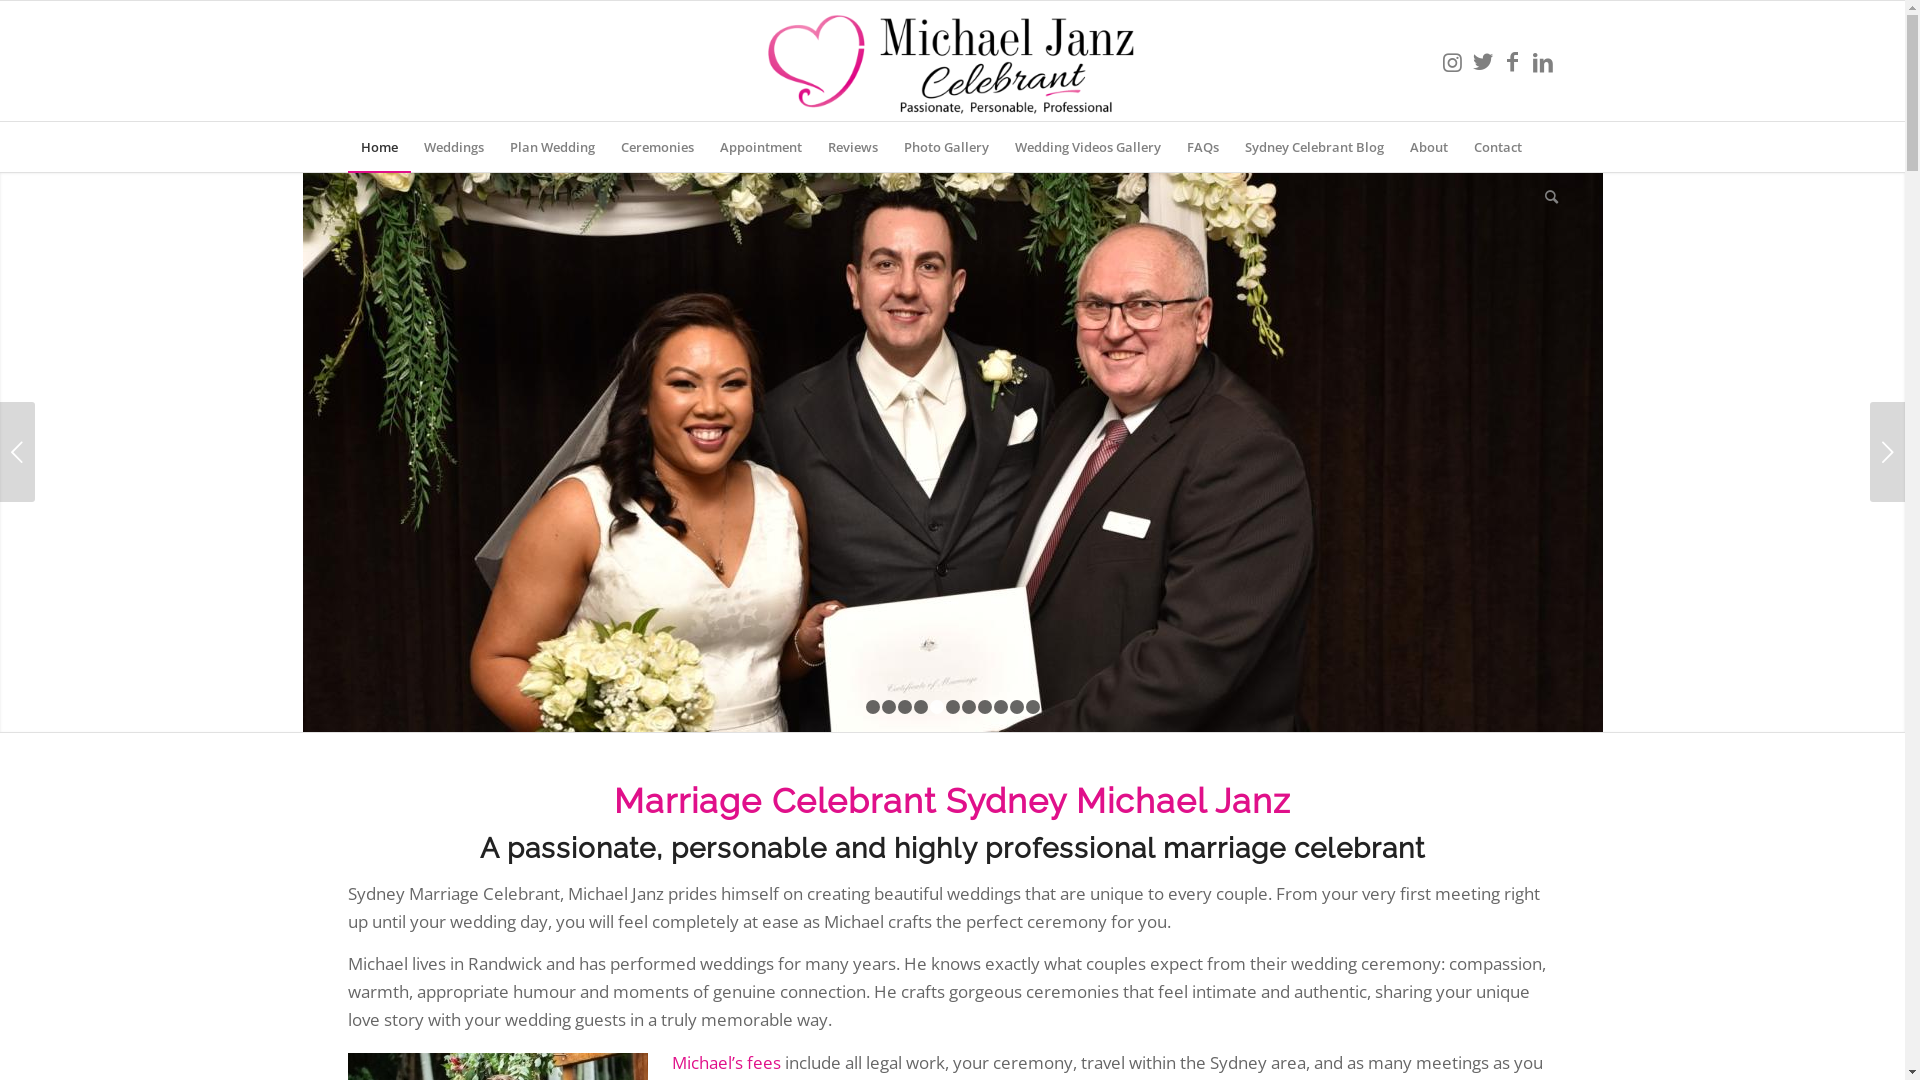 This screenshot has height=1080, width=1920. Describe the element at coordinates (1497, 145) in the screenshot. I see `'Contact'` at that location.